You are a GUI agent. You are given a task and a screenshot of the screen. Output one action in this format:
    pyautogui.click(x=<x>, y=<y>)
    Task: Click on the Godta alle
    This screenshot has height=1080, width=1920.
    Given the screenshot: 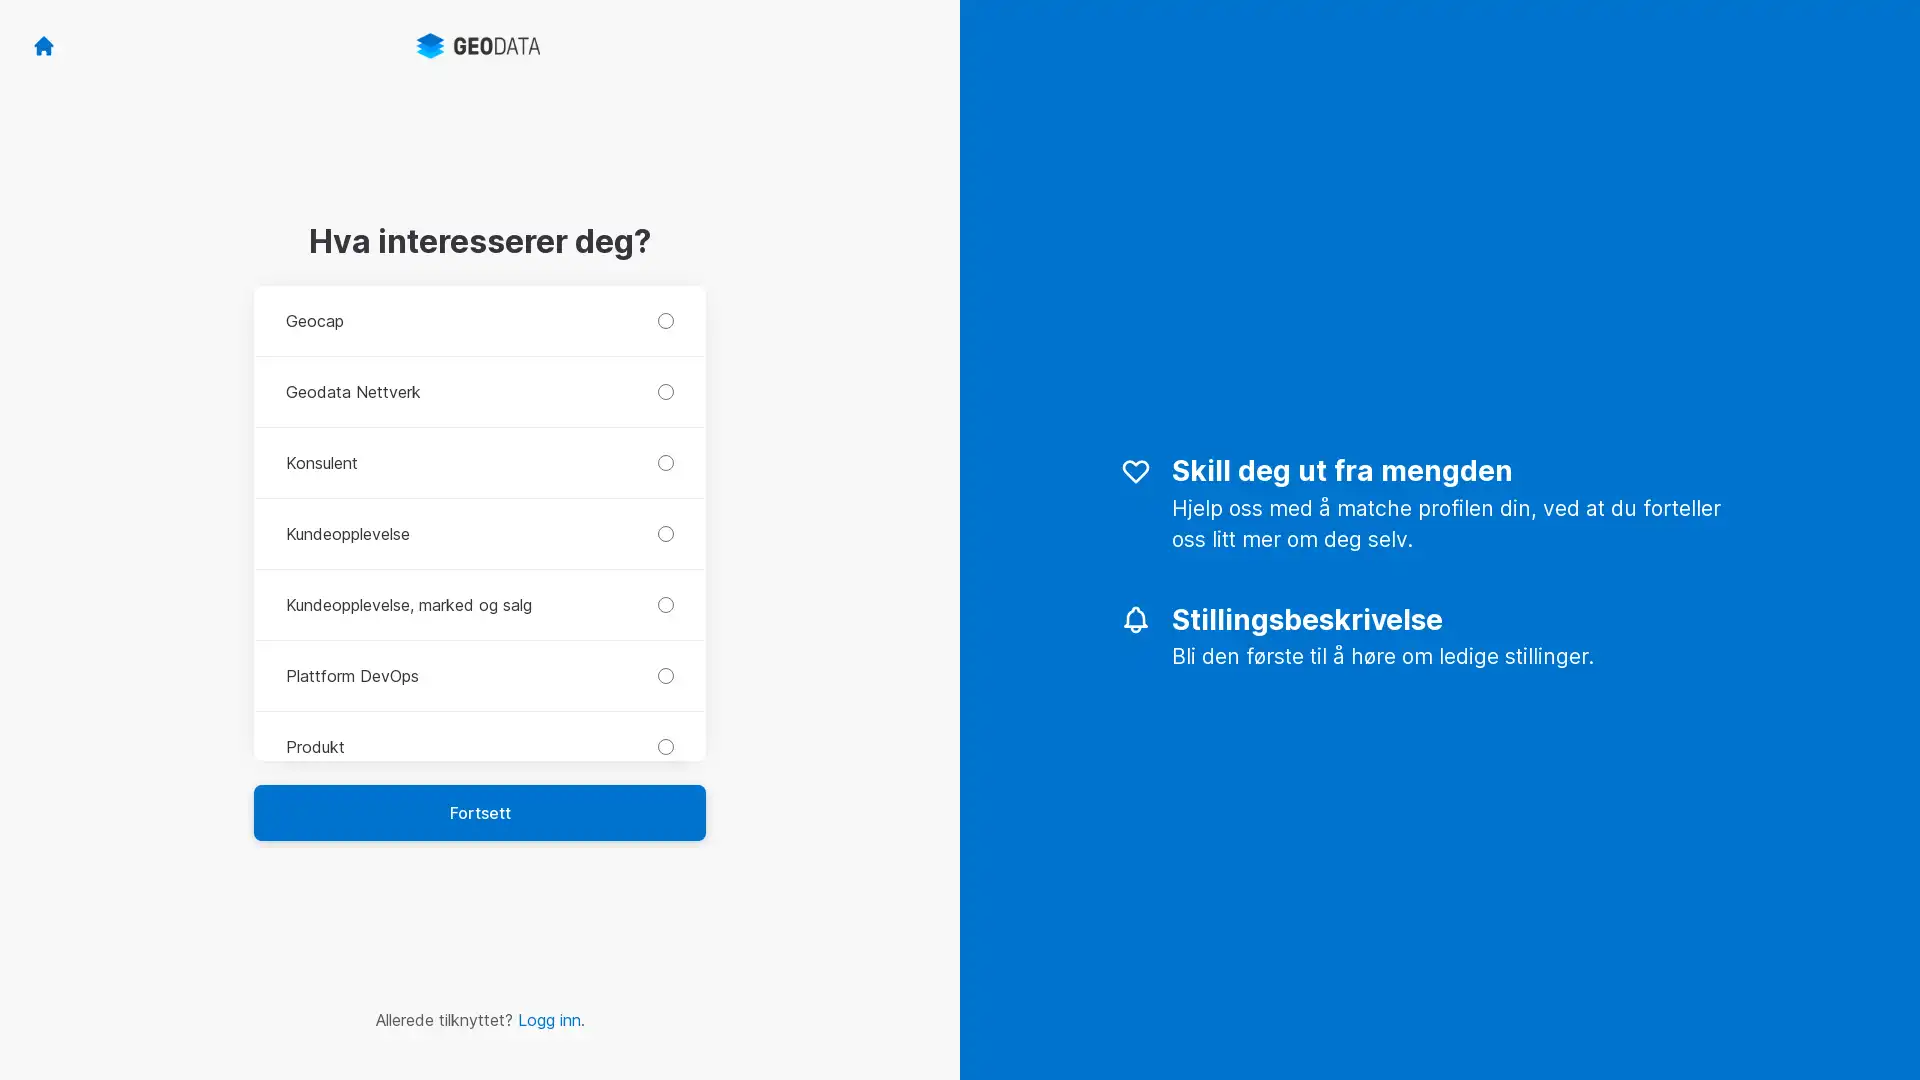 What is the action you would take?
    pyautogui.click(x=1694, y=851)
    